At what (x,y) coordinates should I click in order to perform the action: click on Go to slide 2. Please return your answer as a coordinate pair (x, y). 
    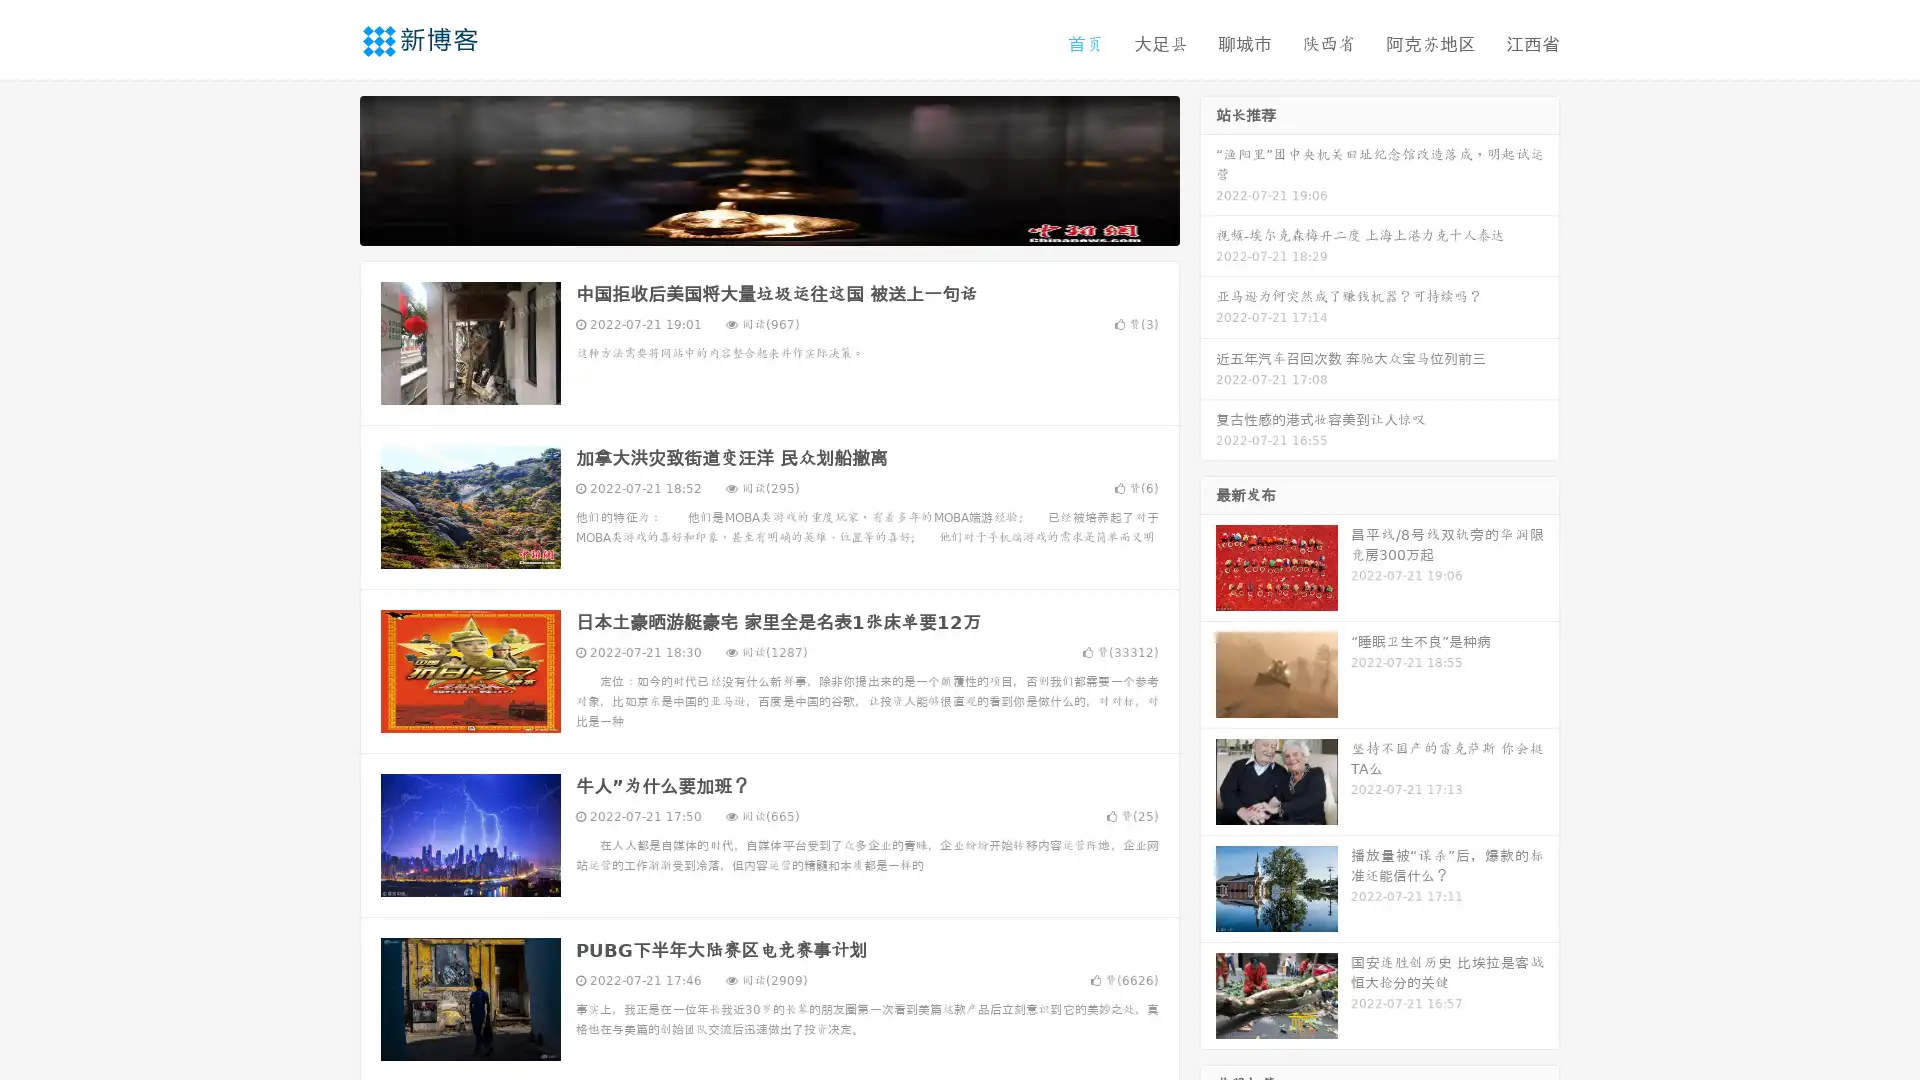
    Looking at the image, I should click on (768, 225).